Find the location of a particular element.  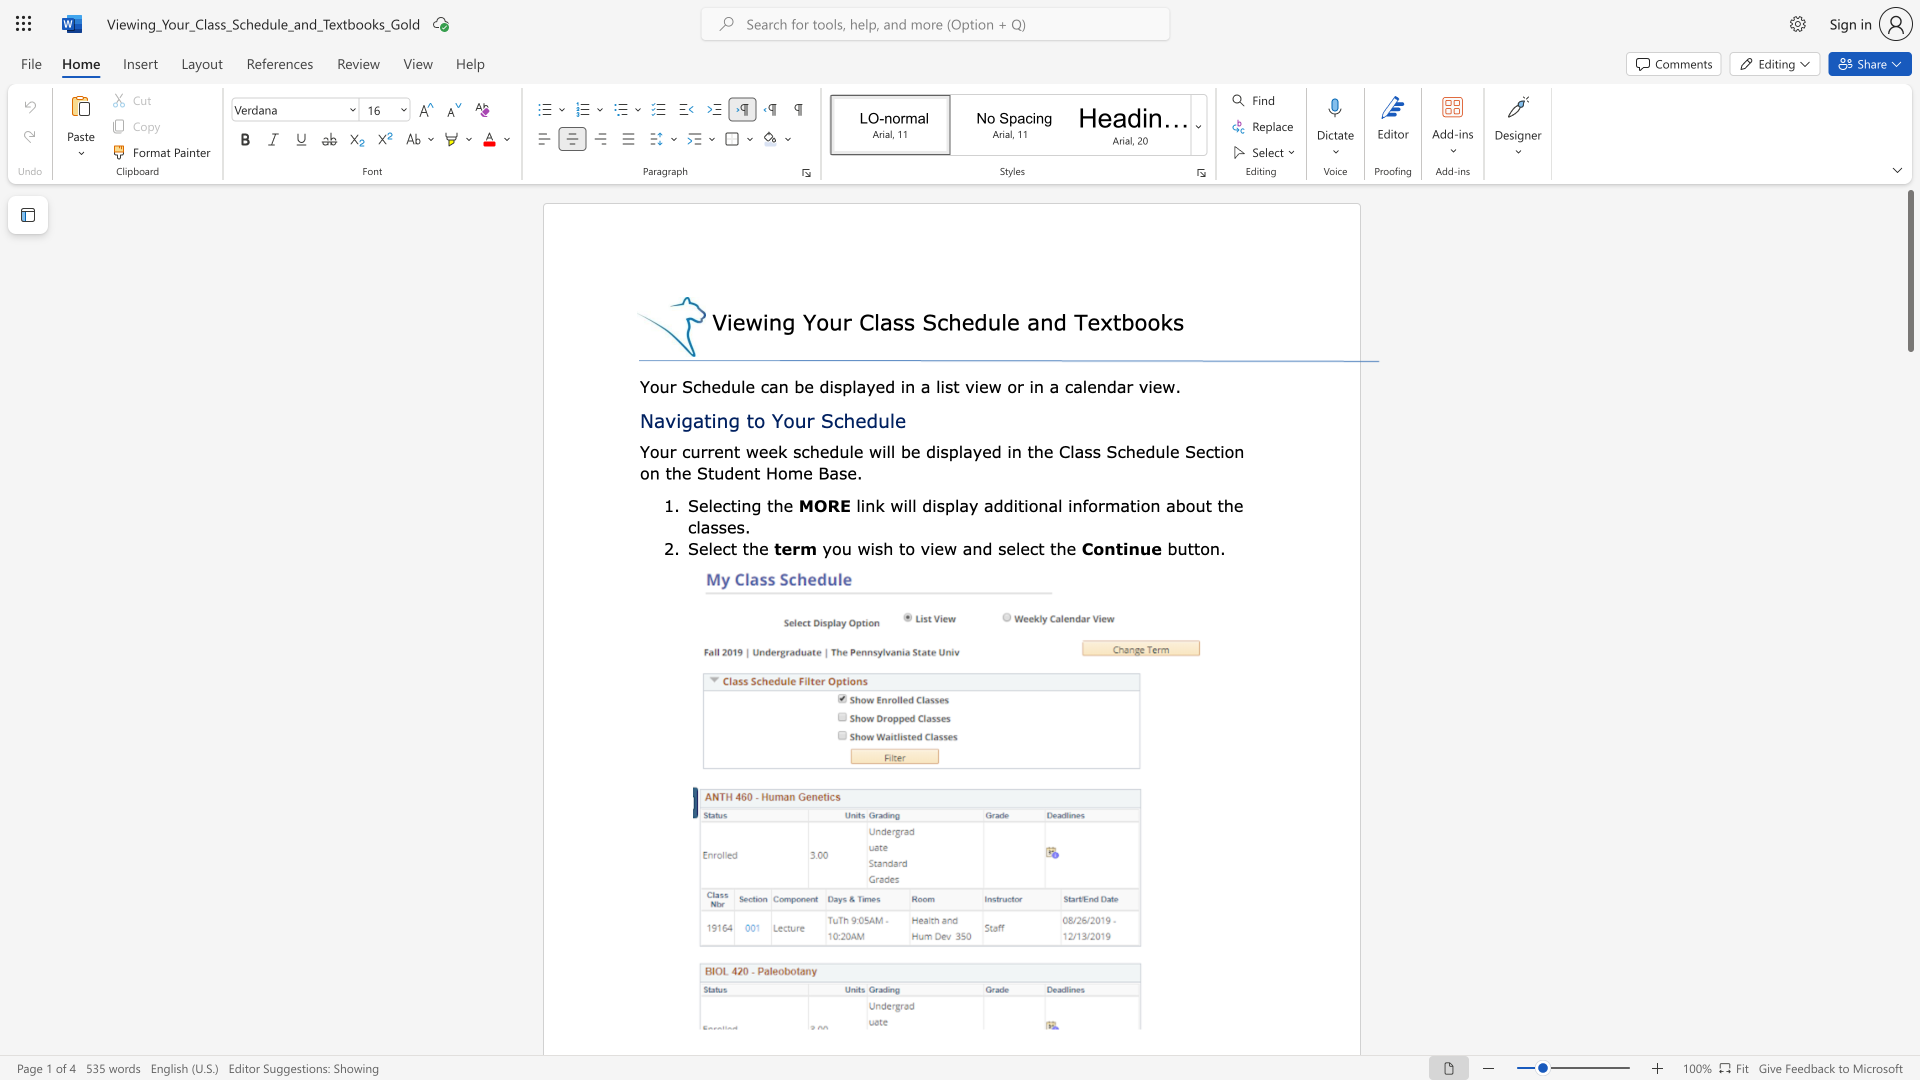

the scrollbar to move the content lower is located at coordinates (1909, 389).